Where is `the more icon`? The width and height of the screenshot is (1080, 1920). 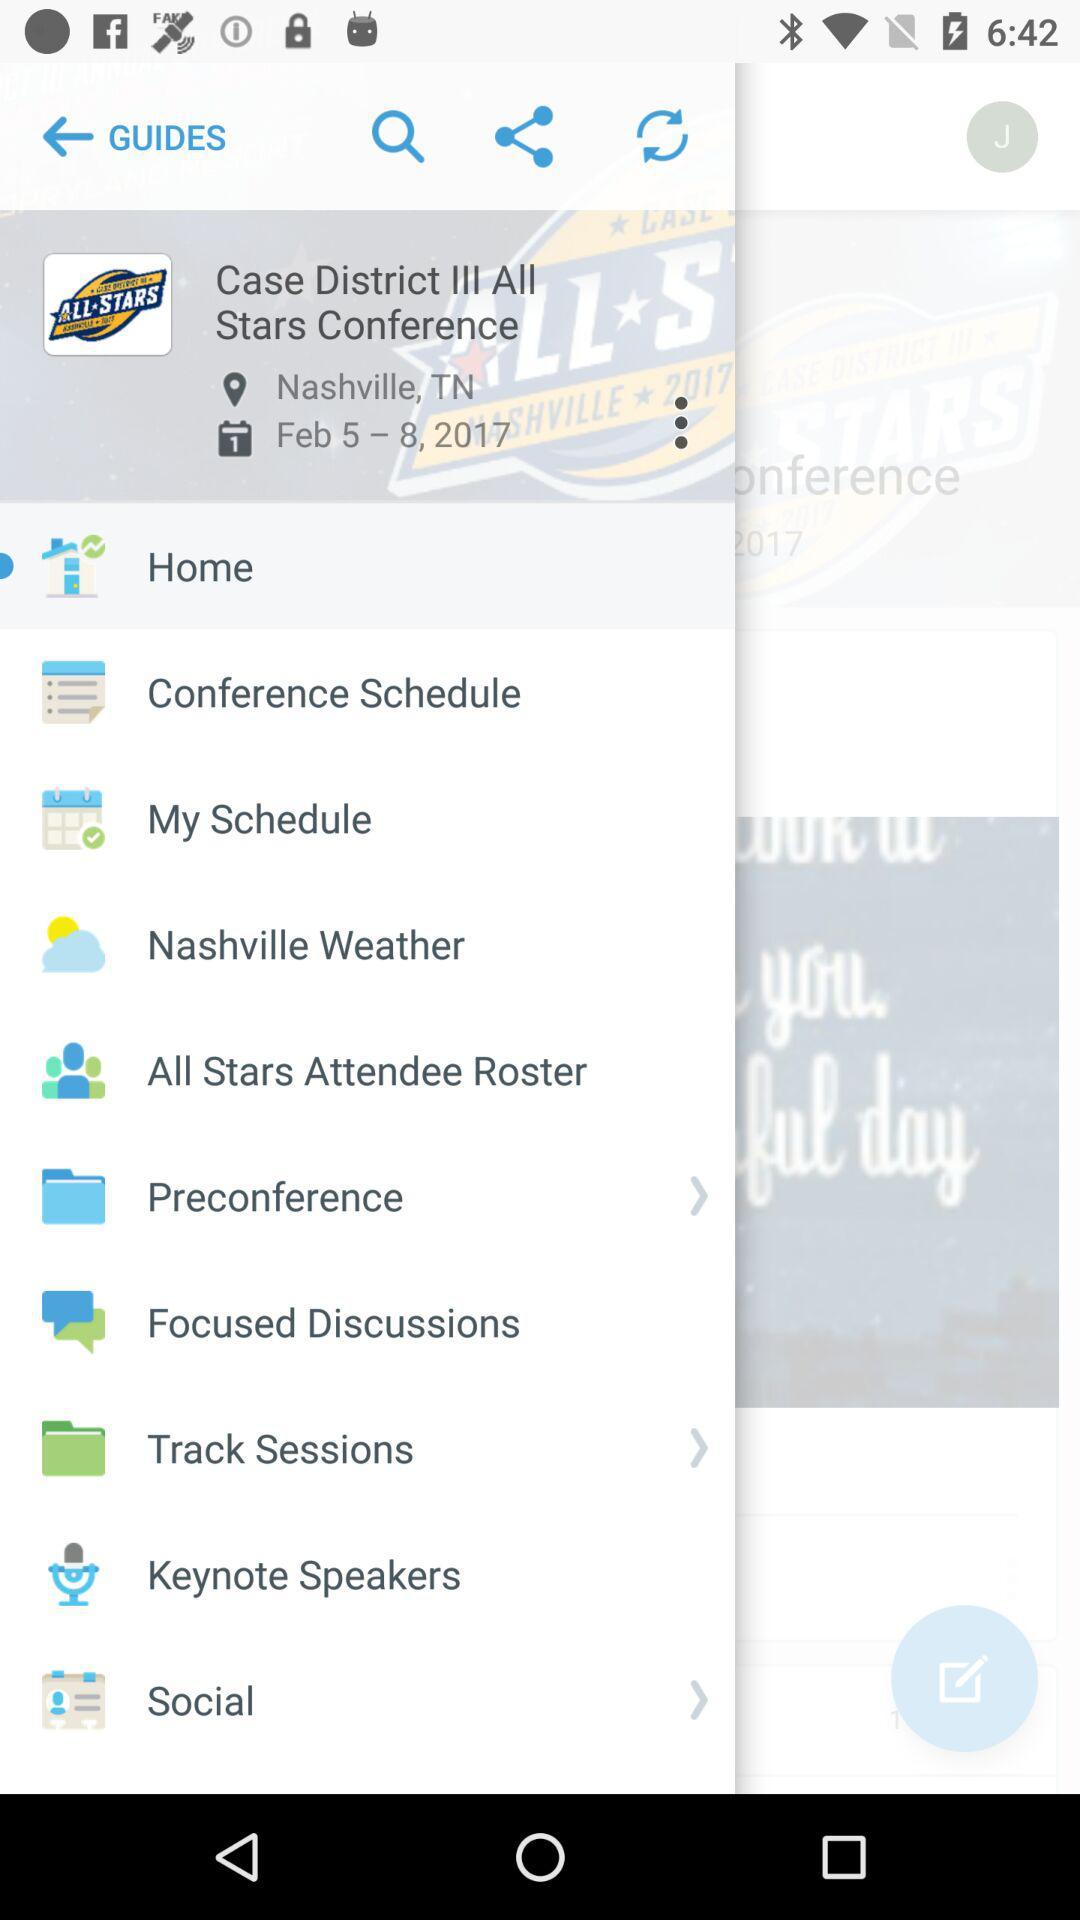 the more icon is located at coordinates (681, 422).